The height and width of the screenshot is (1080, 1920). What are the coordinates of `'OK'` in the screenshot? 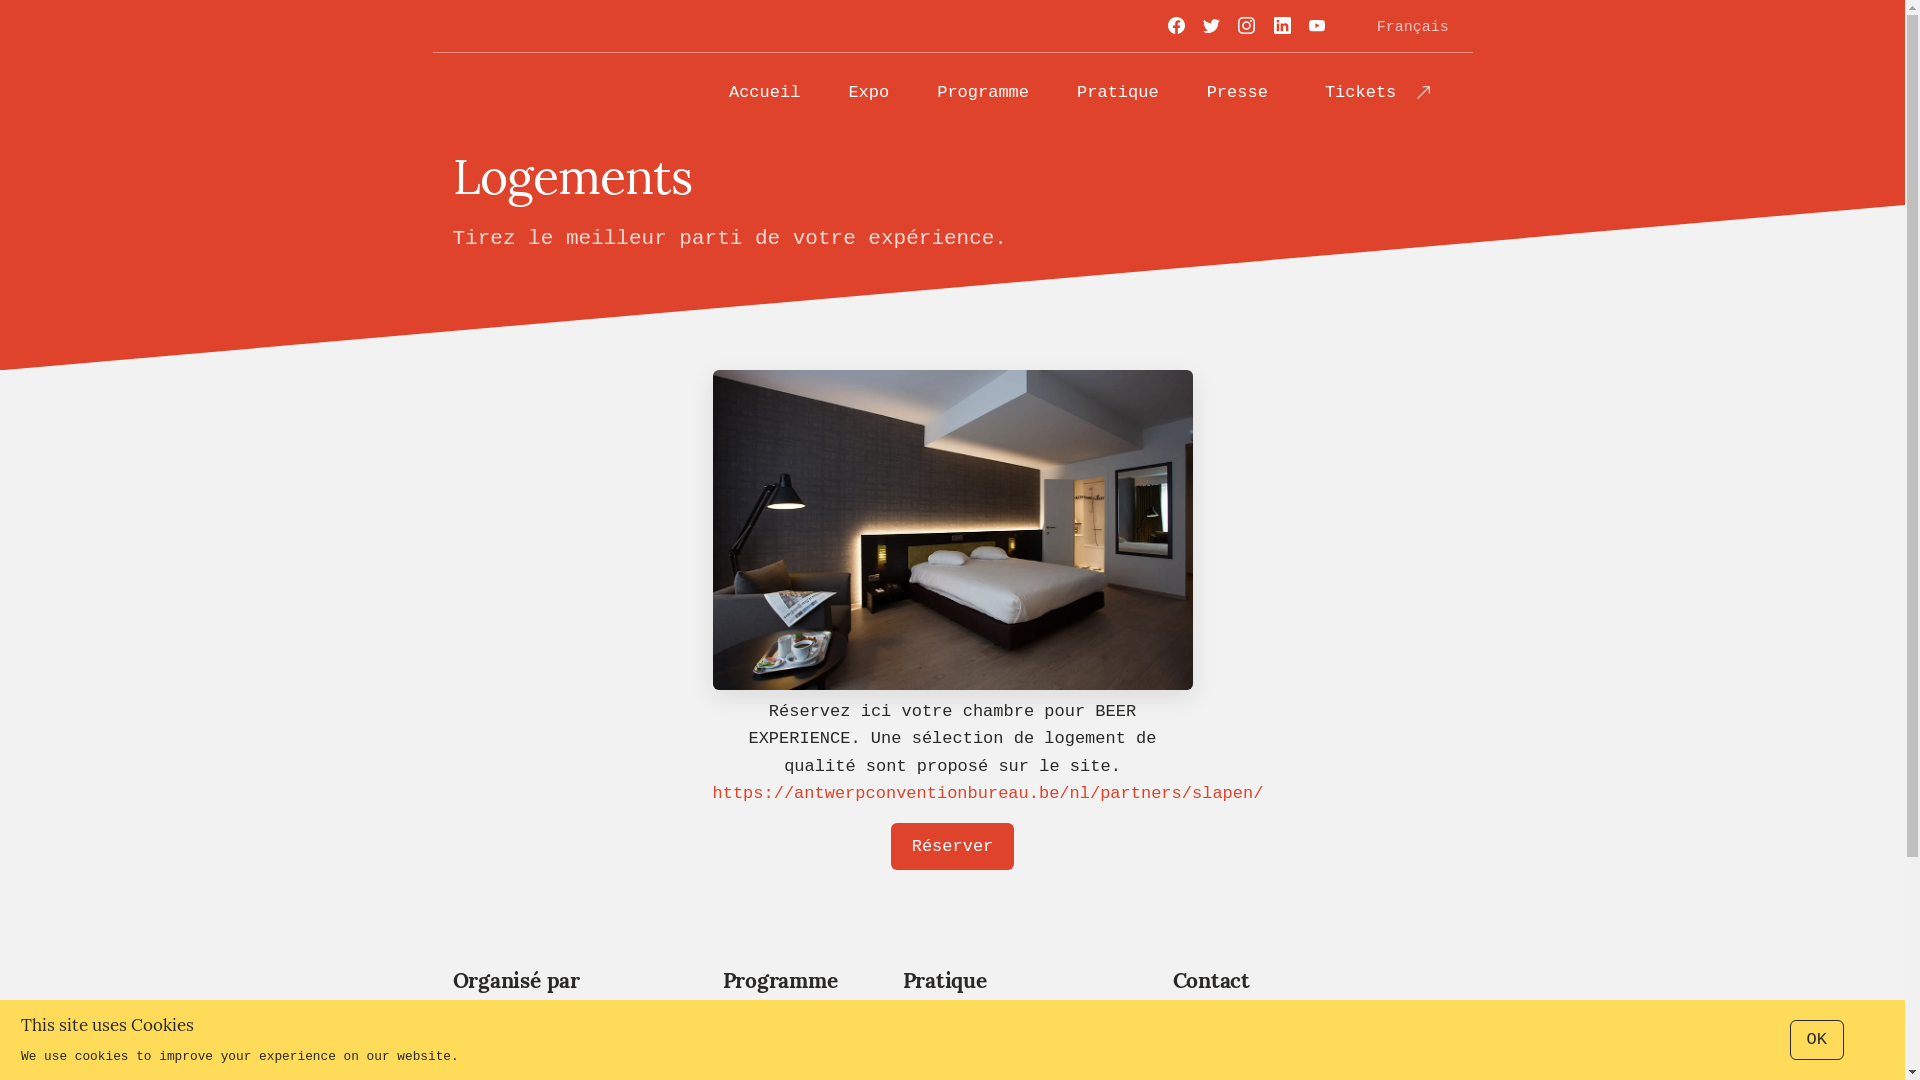 It's located at (1817, 1039).